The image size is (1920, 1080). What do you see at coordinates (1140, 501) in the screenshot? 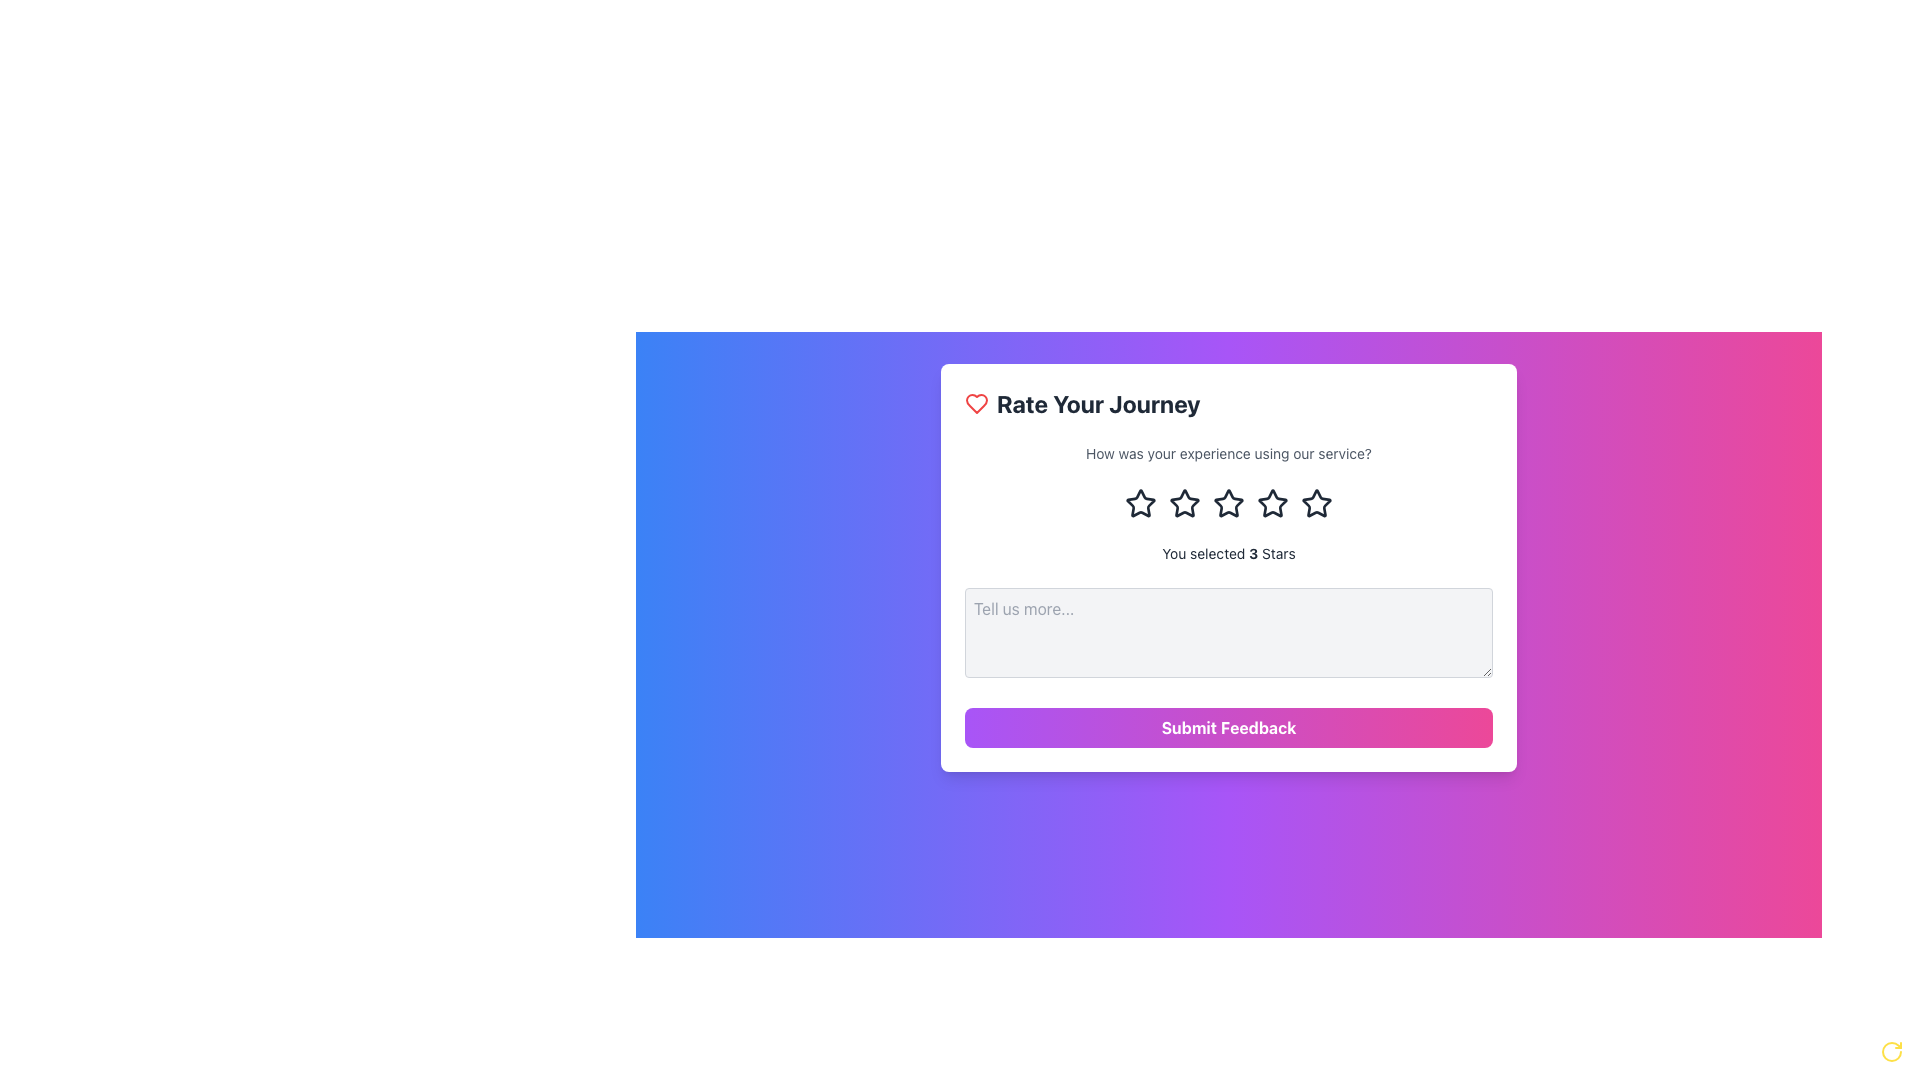
I see `the third star-shaped graphic in the rating system` at bounding box center [1140, 501].